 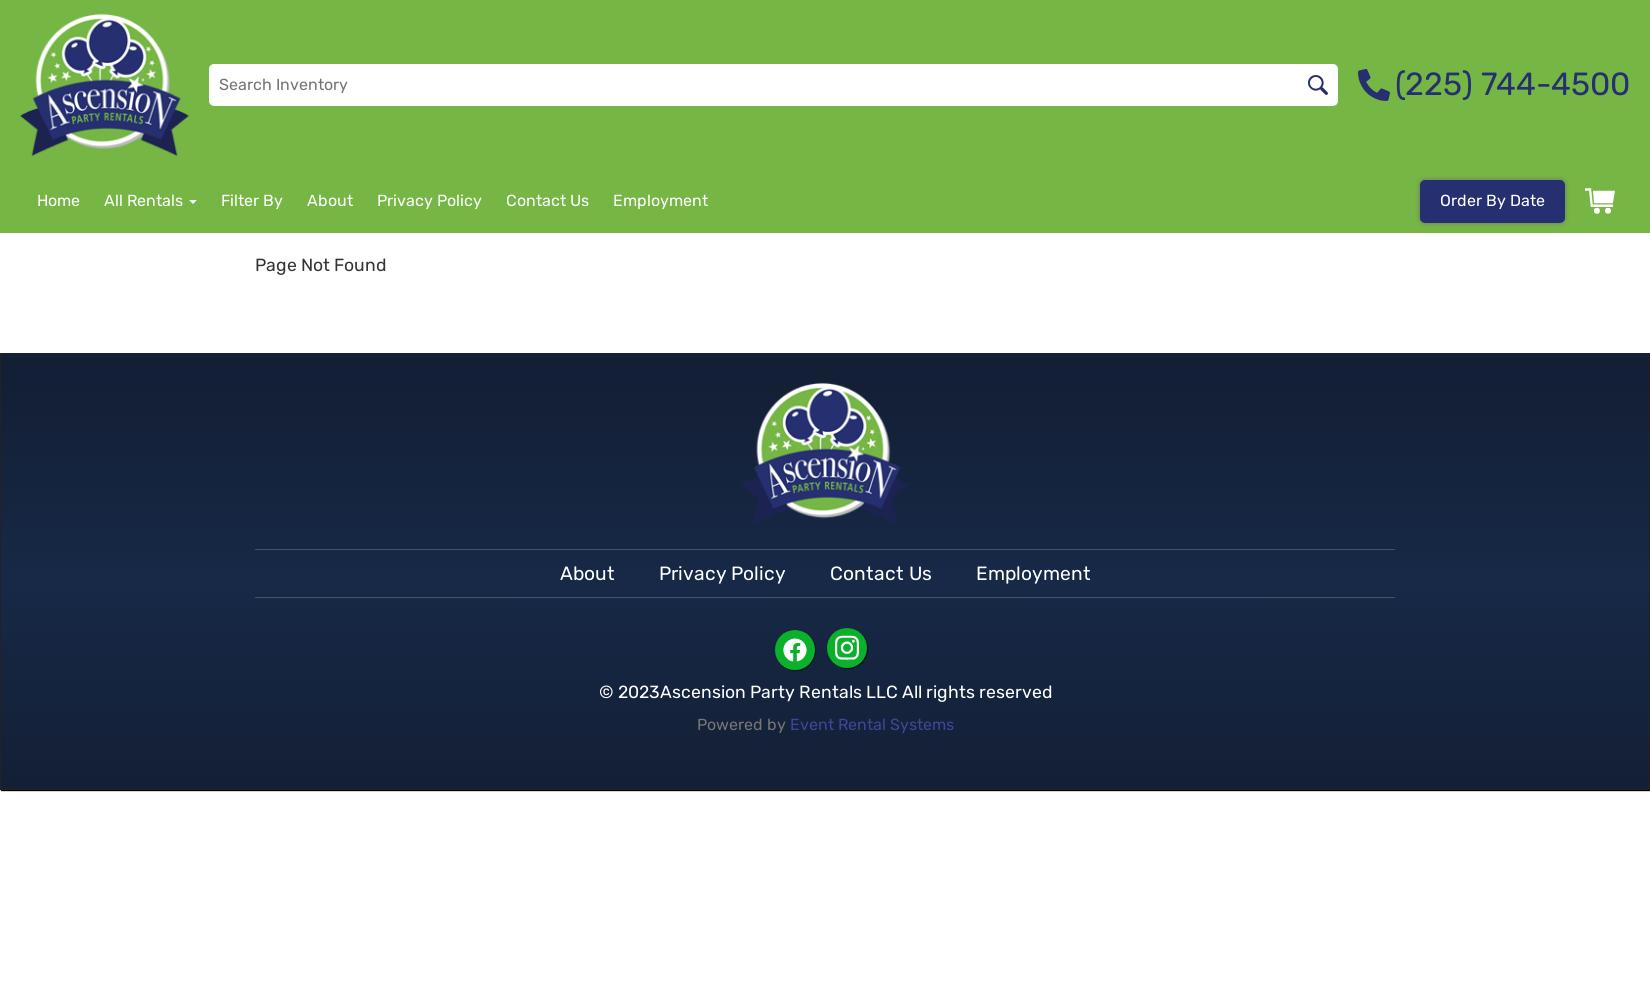 What do you see at coordinates (1511, 83) in the screenshot?
I see `'(225) 744-4500'` at bounding box center [1511, 83].